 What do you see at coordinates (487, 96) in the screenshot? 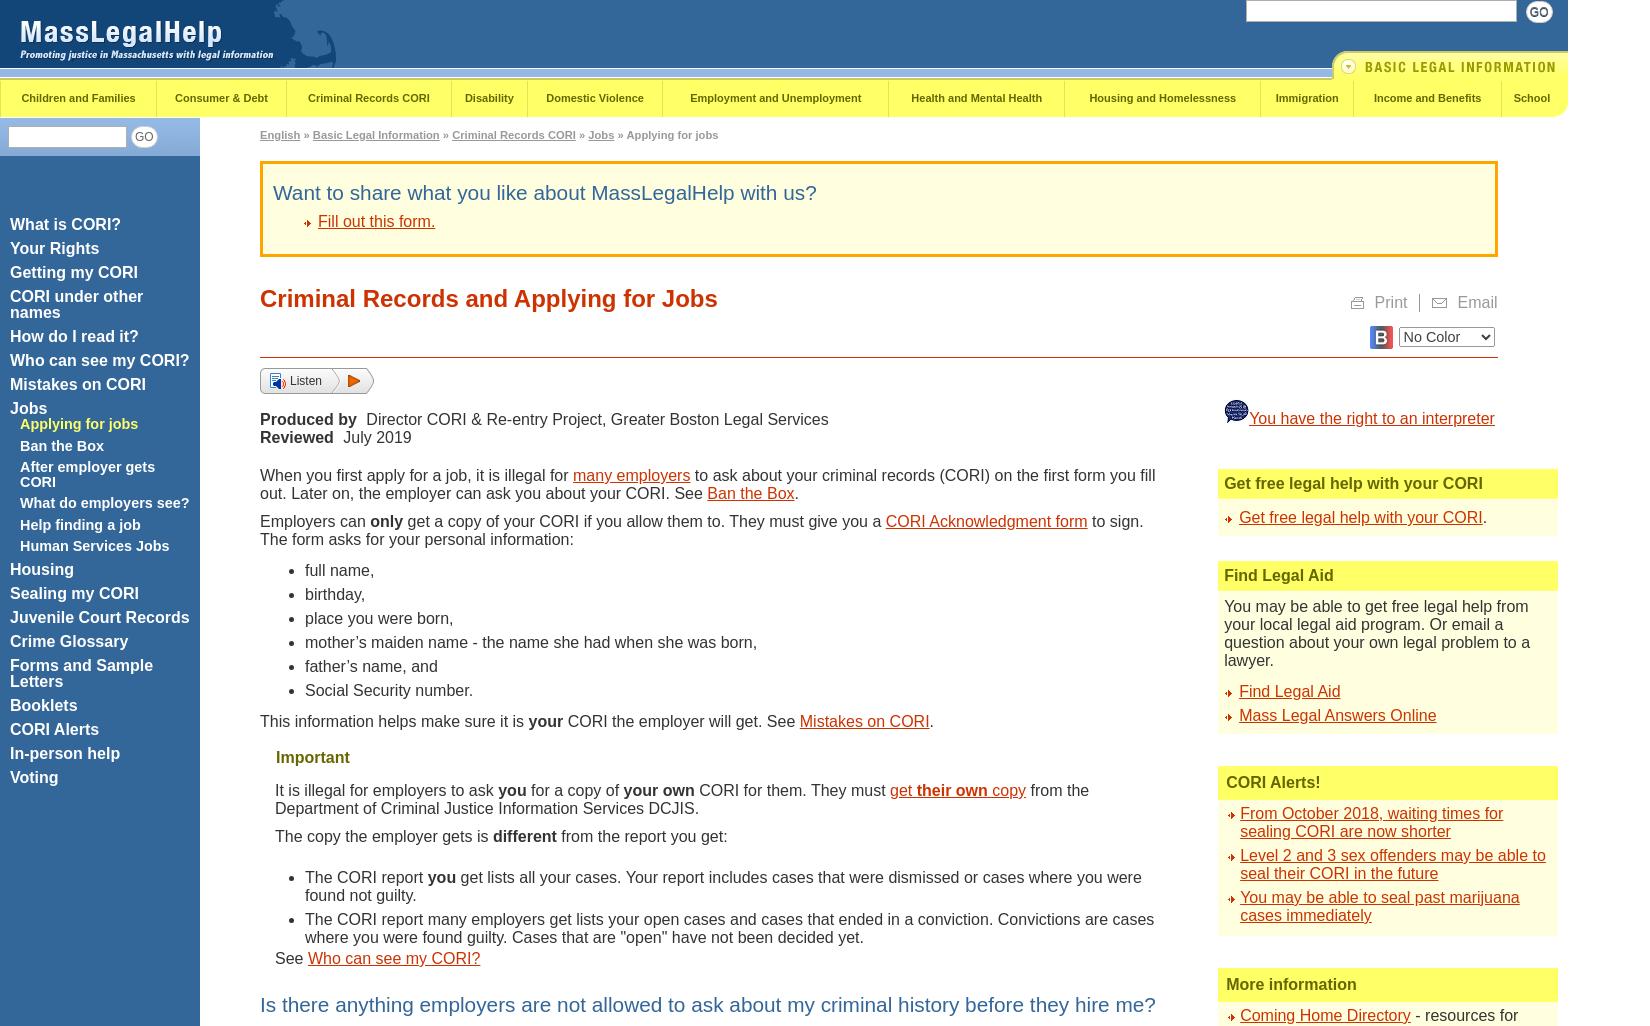
I see `'Disability'` at bounding box center [487, 96].